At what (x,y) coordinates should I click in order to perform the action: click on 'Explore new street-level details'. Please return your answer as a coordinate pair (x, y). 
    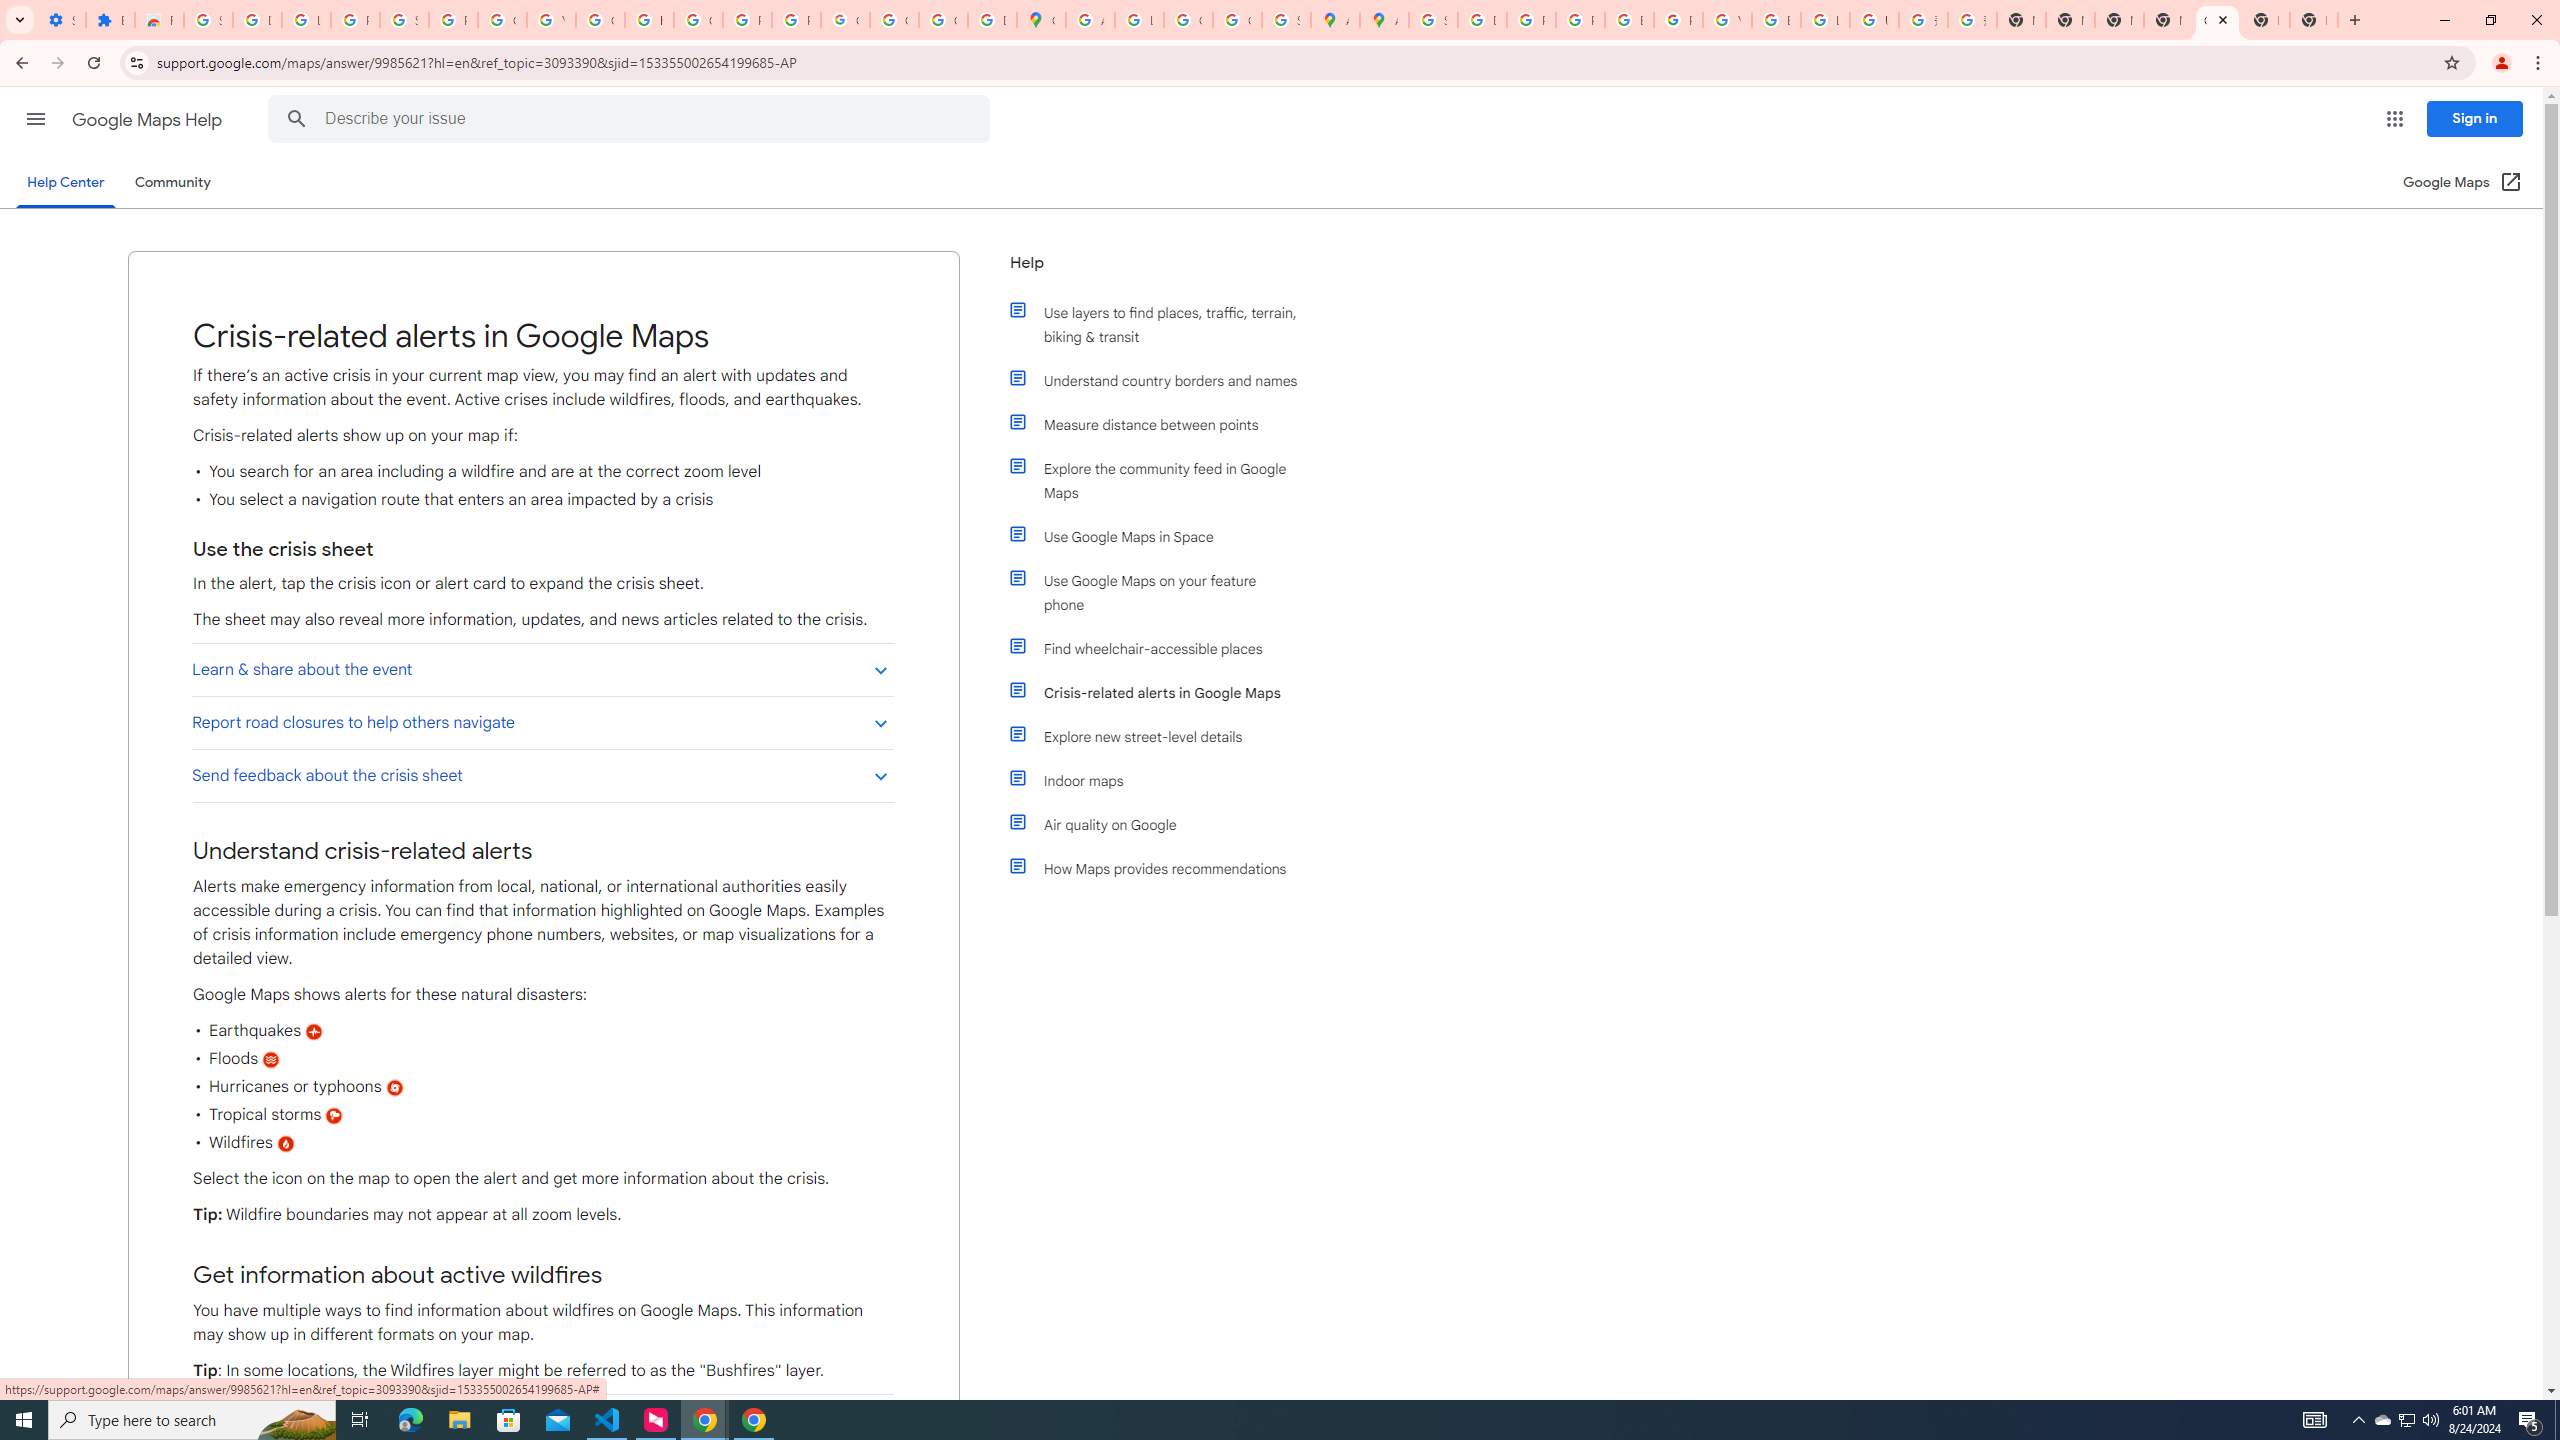
    Looking at the image, I should click on (1162, 736).